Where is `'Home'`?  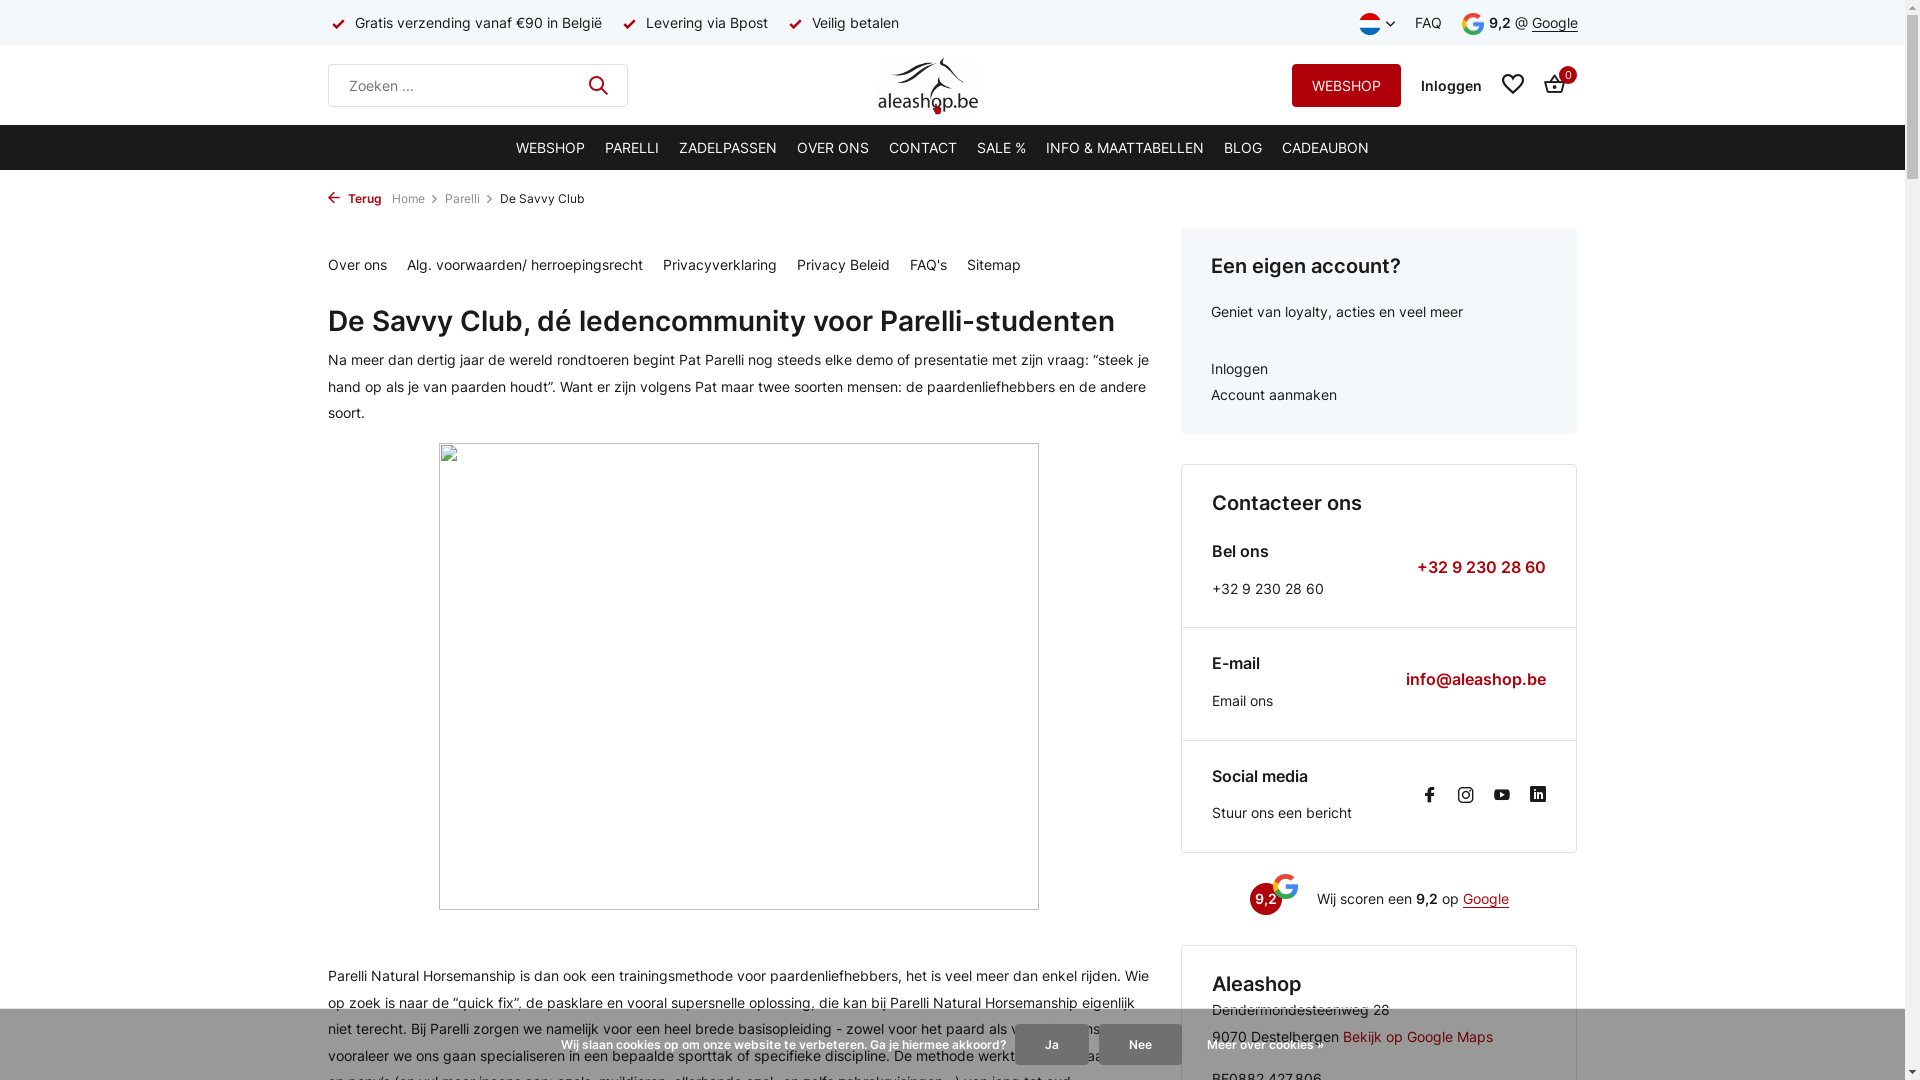 'Home' is located at coordinates (417, 199).